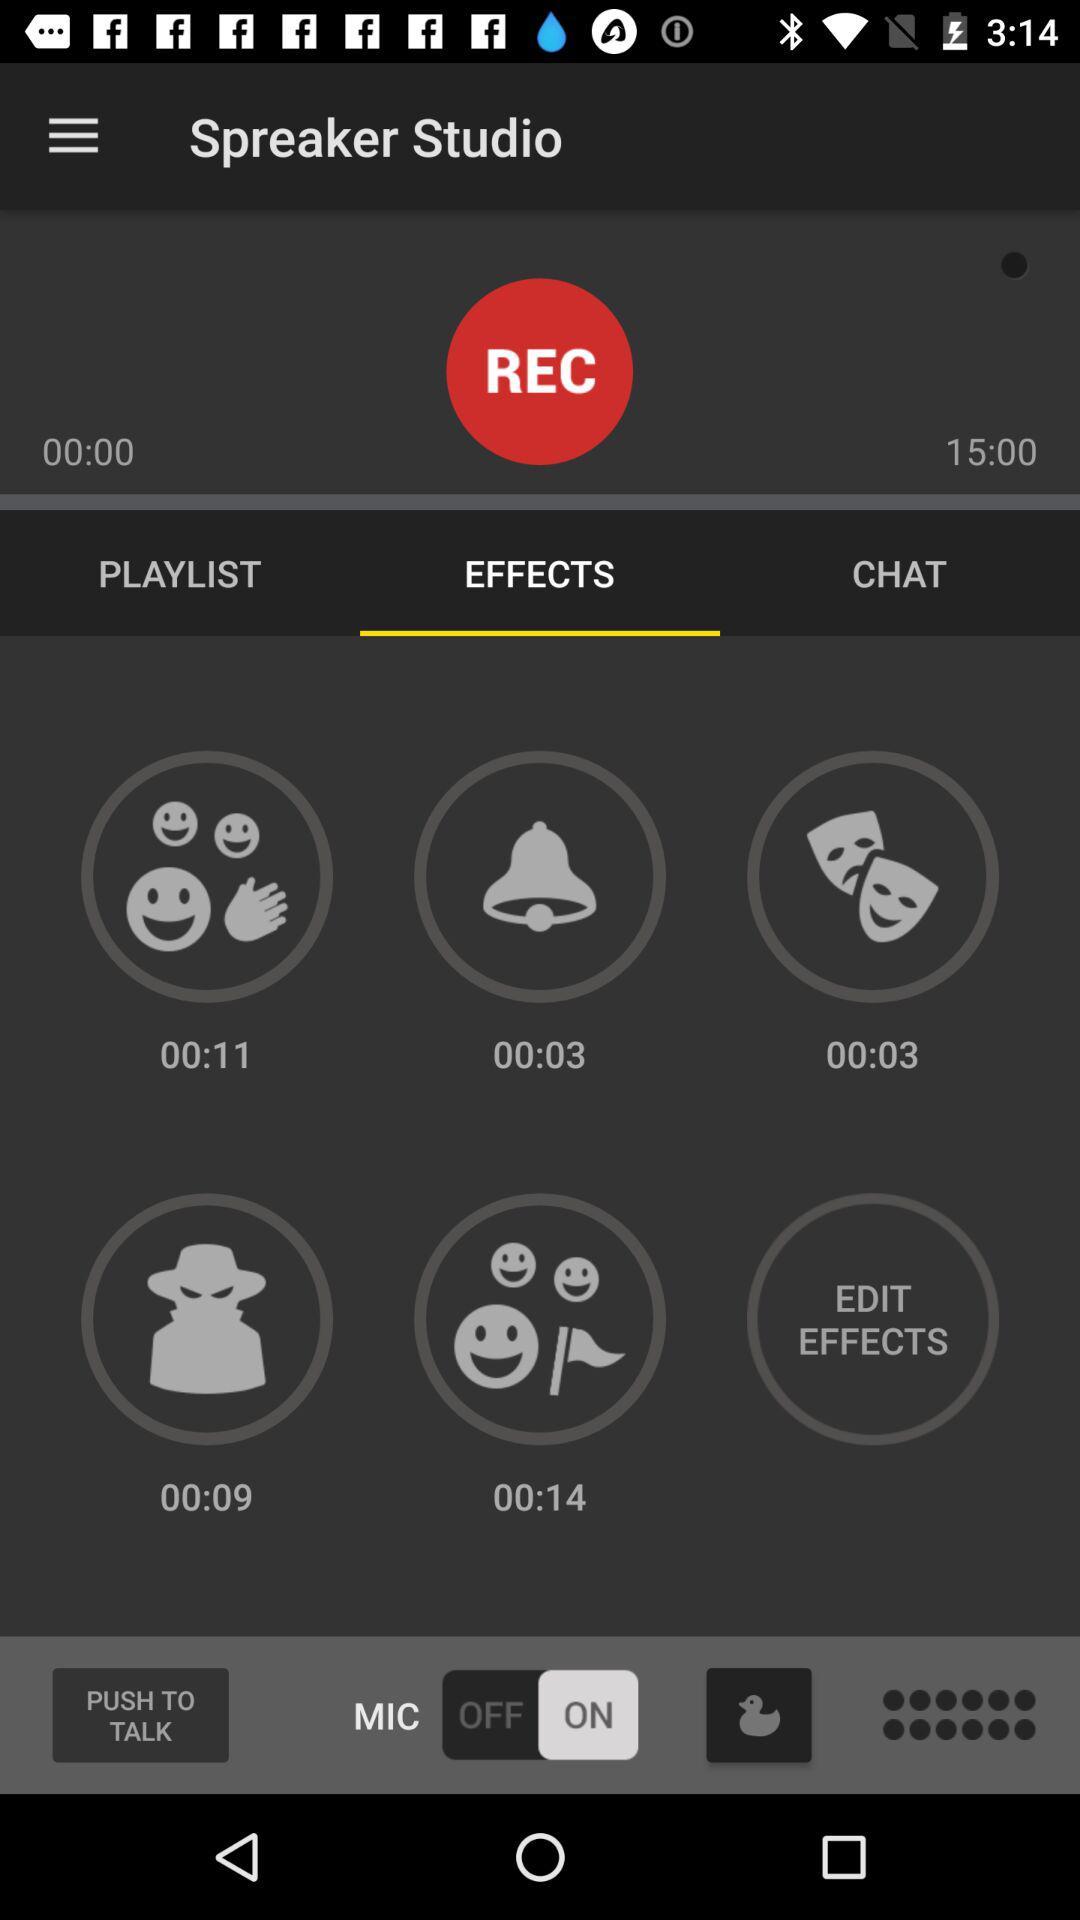  Describe the element at coordinates (538, 1713) in the screenshot. I see `mic on or off` at that location.